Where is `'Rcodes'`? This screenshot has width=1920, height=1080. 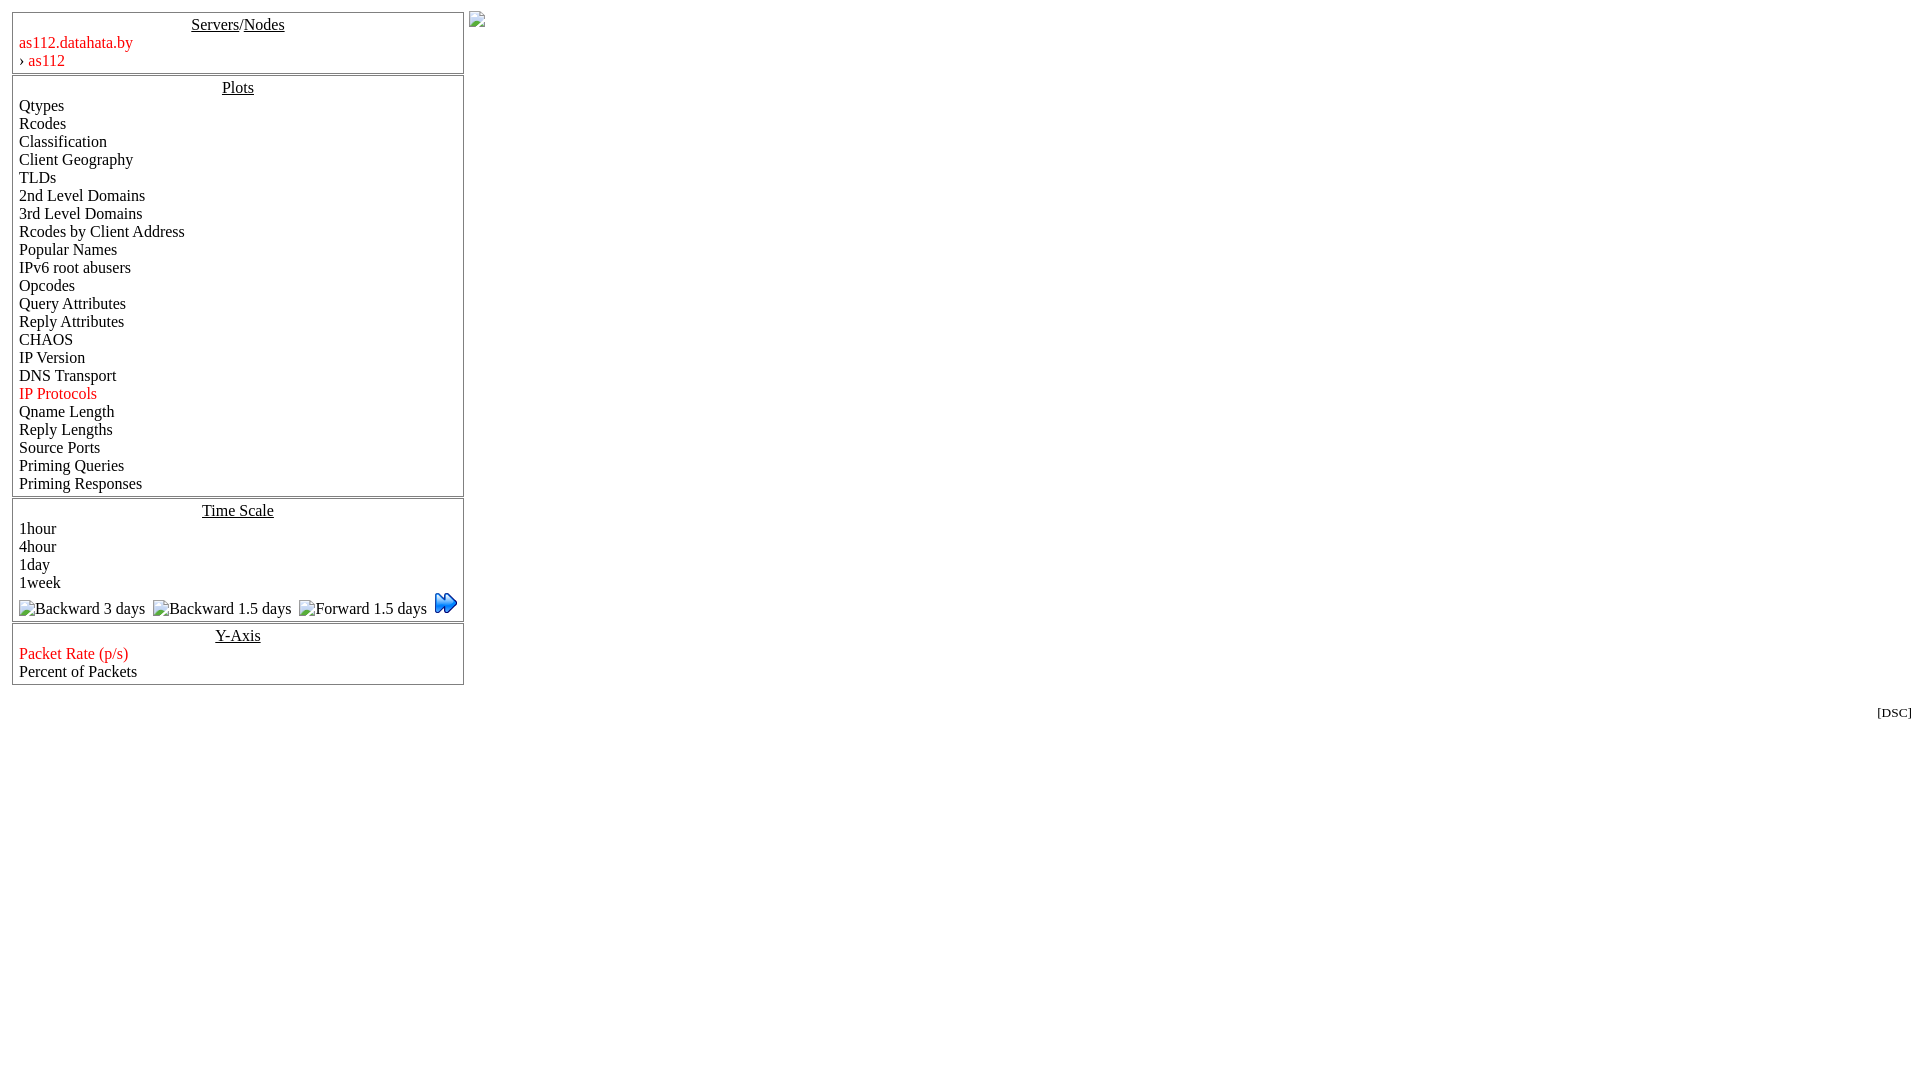 'Rcodes' is located at coordinates (19, 123).